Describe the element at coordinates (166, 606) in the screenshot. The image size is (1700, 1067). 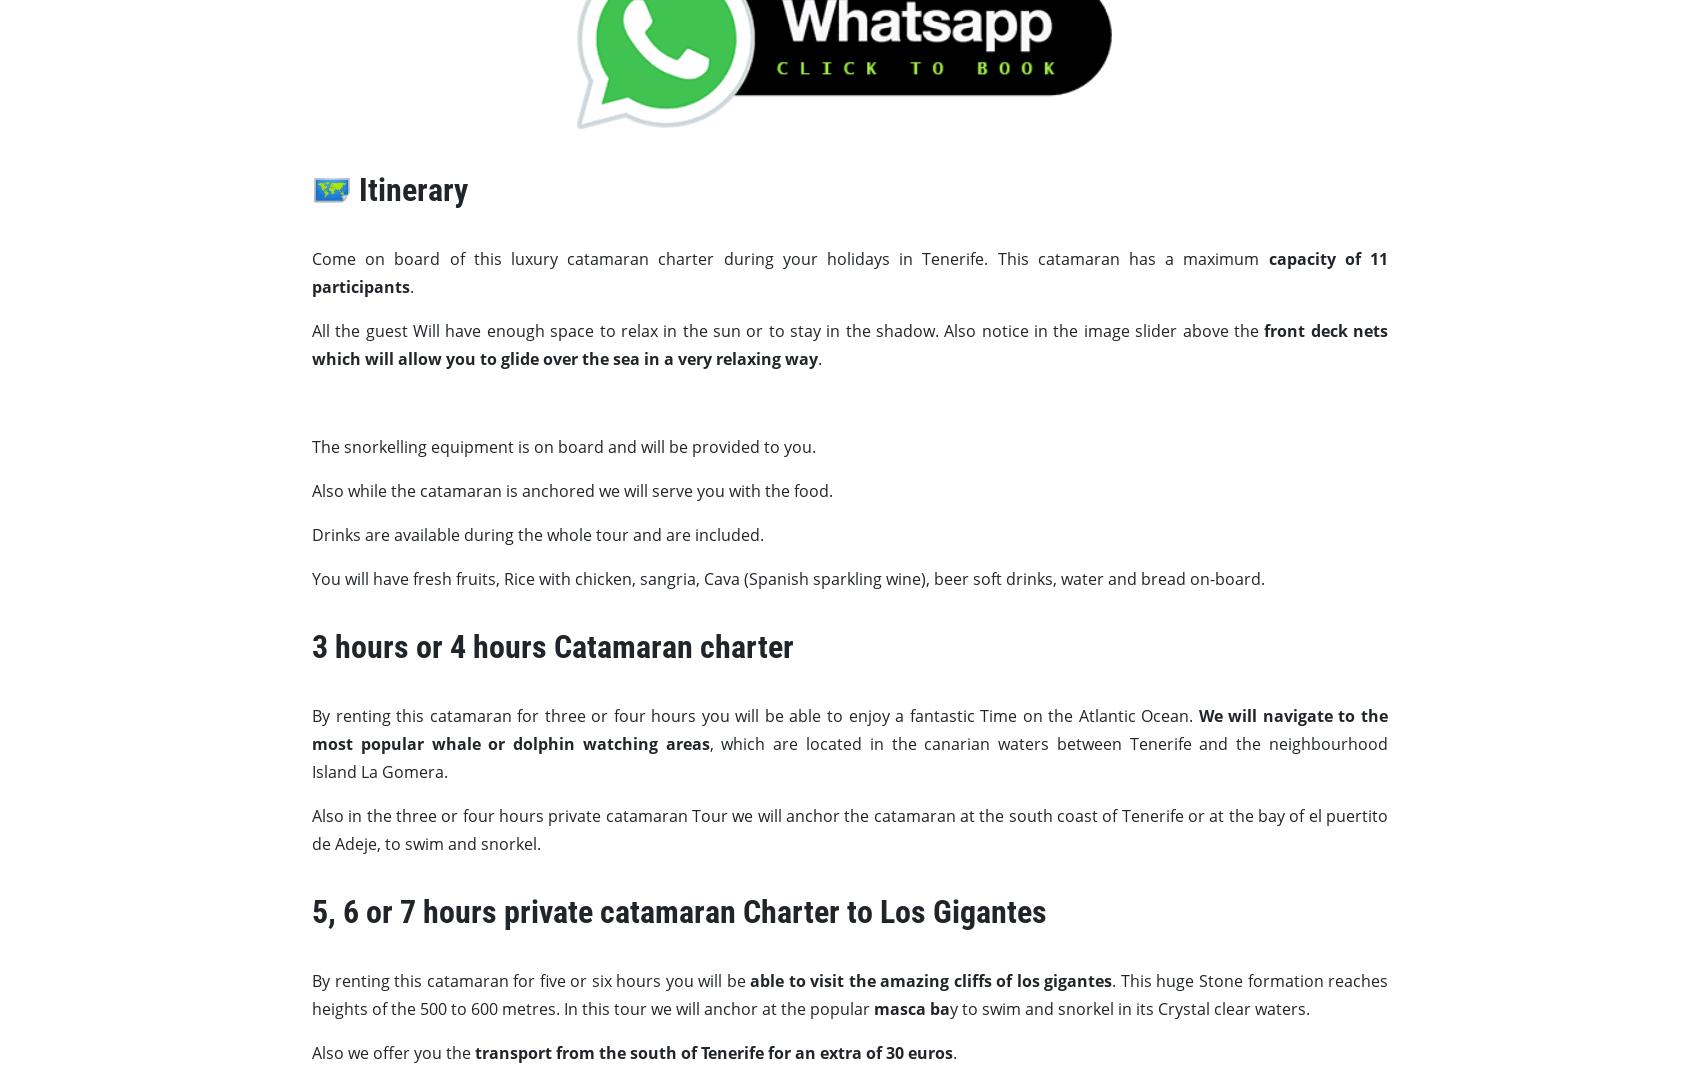
I see `'info@bananapalmbay.com'` at that location.